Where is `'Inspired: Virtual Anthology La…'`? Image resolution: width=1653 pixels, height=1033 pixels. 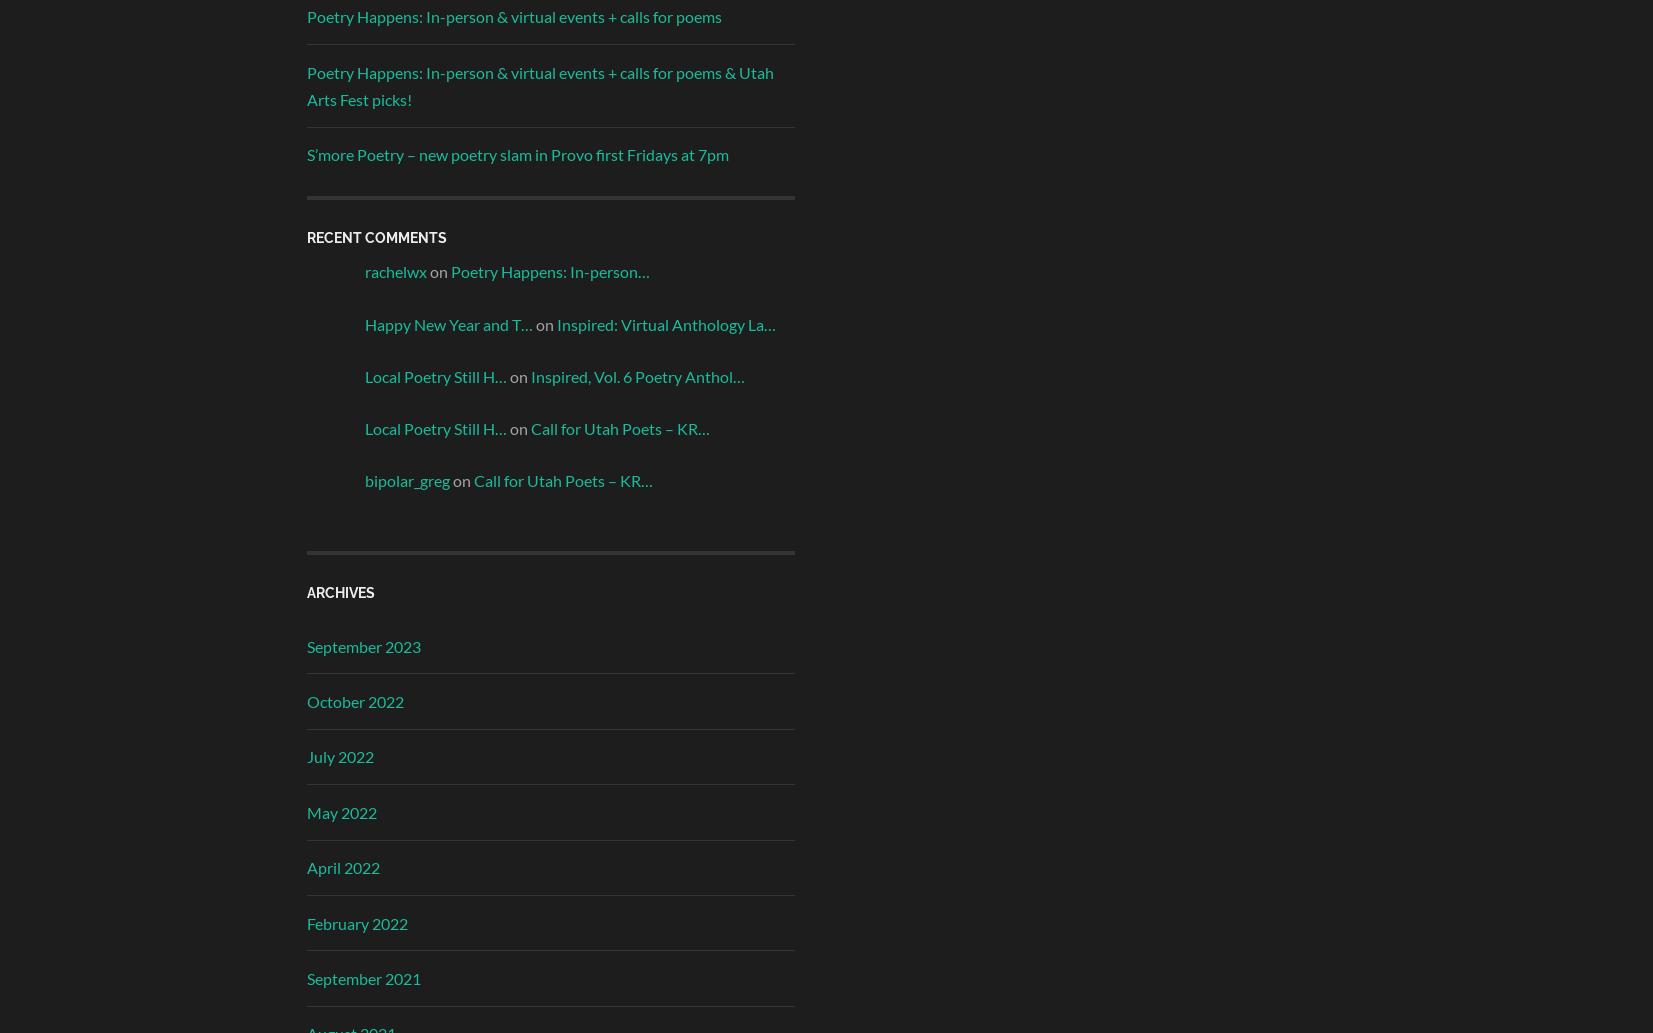
'Inspired: Virtual Anthology La…' is located at coordinates (664, 322).